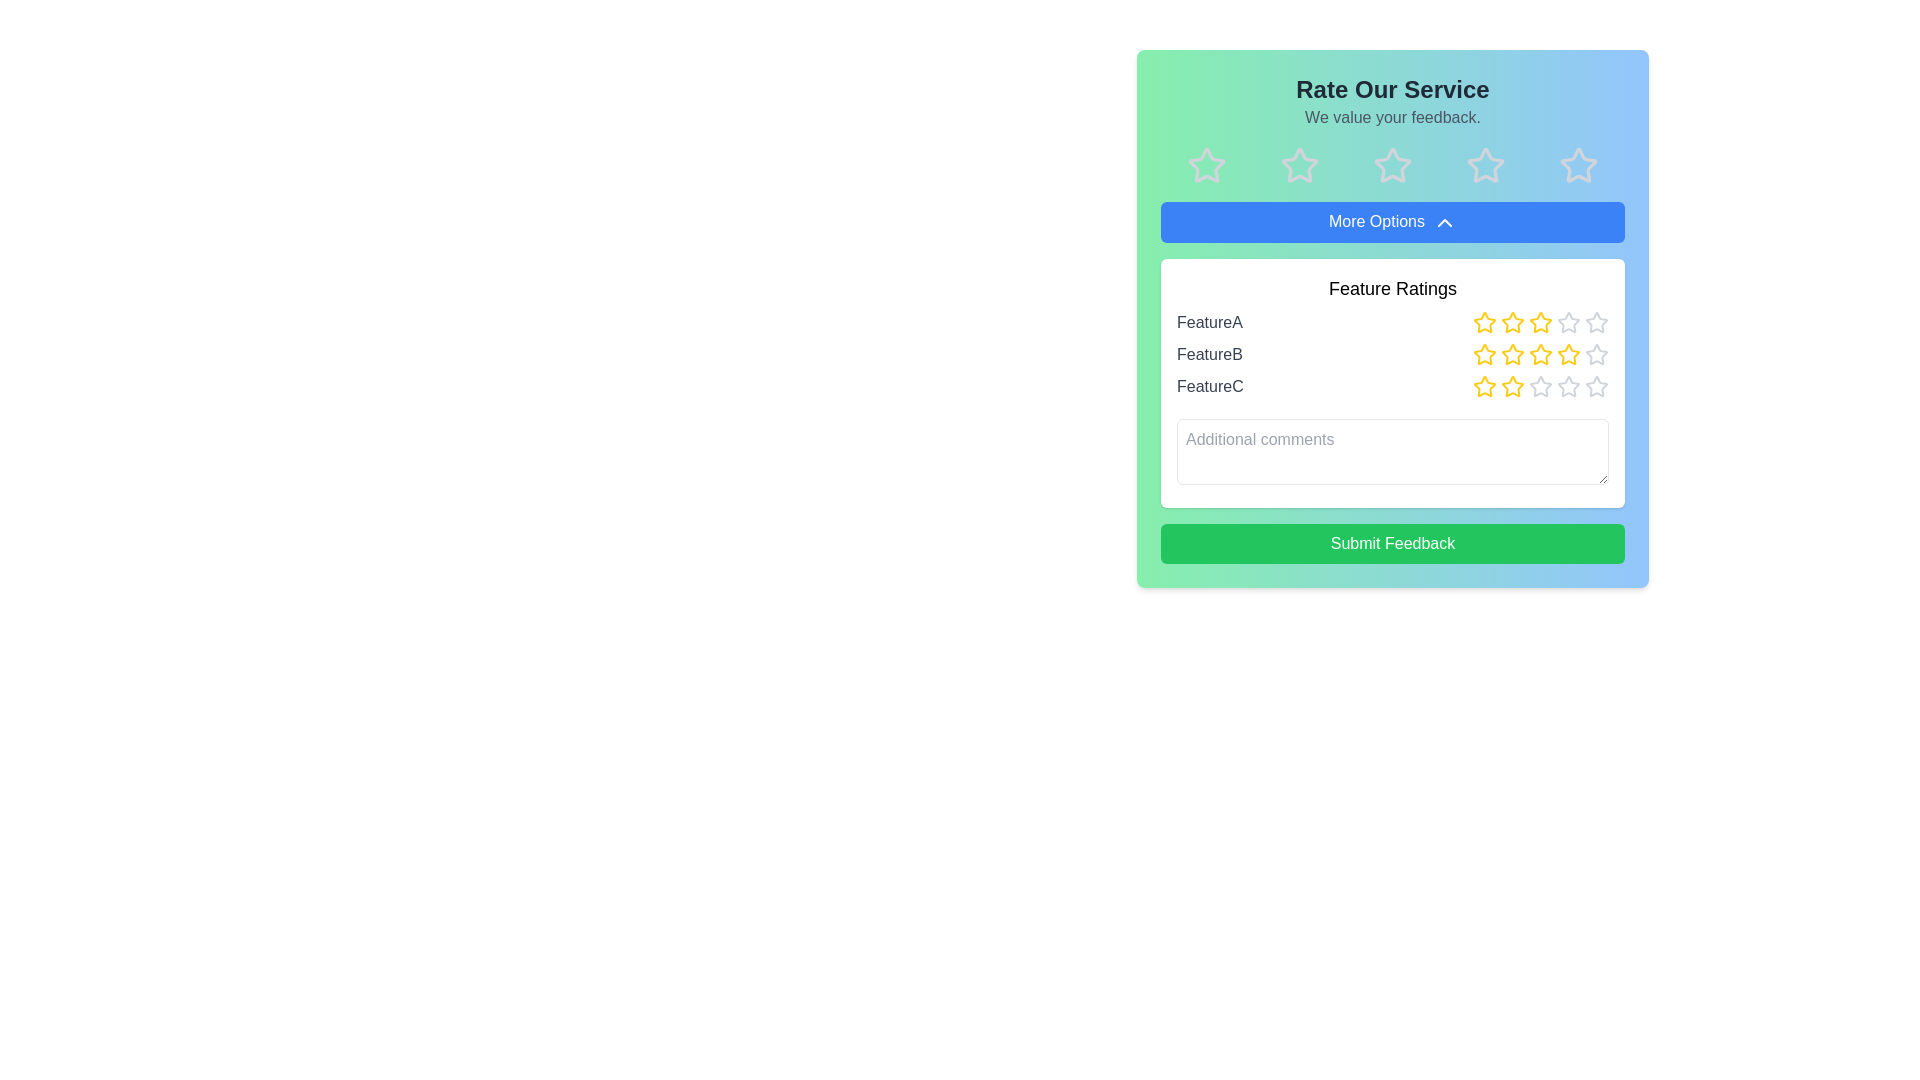  I want to click on the yellow star icon that serves as the second rating star for FeatureB in the Feature Ratings section to rate it, so click(1484, 353).